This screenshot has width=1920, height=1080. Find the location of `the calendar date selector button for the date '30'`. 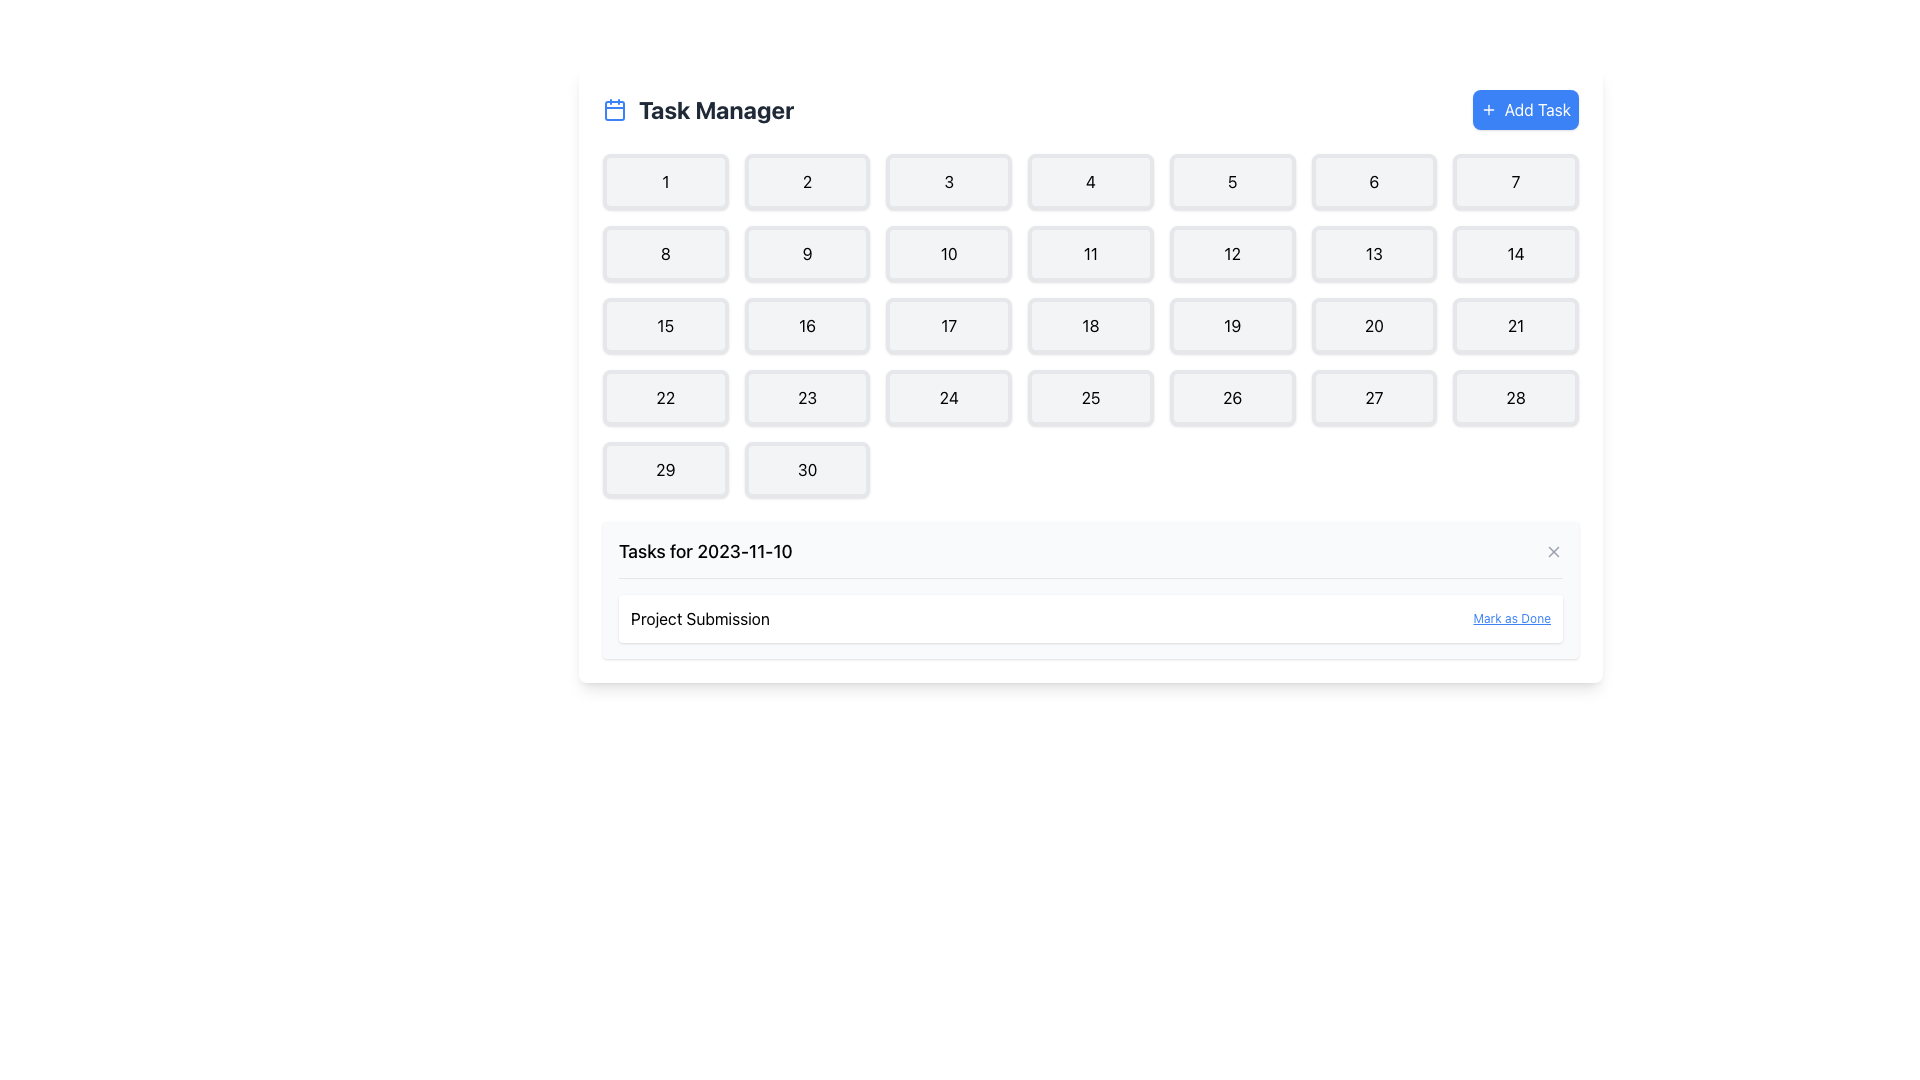

the calendar date selector button for the date '30' is located at coordinates (807, 470).